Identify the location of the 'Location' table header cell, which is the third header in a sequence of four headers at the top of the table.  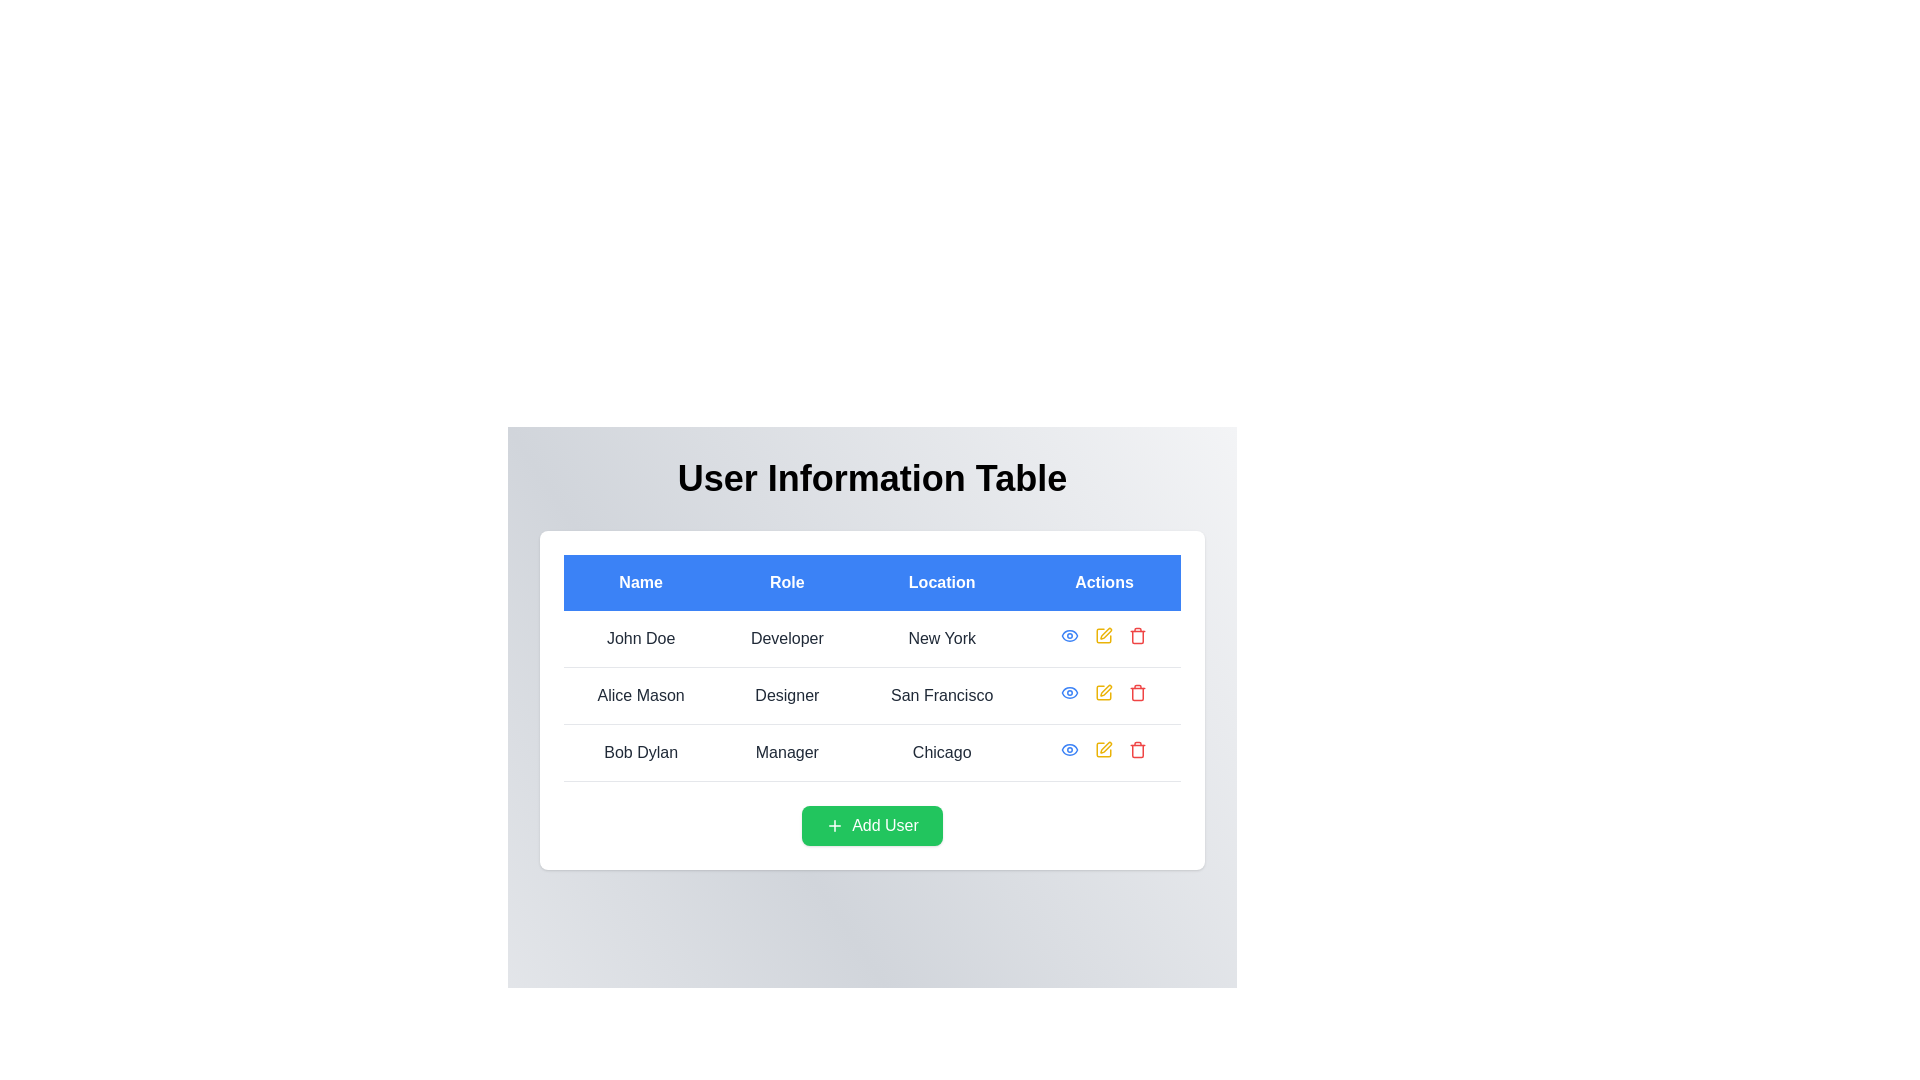
(940, 582).